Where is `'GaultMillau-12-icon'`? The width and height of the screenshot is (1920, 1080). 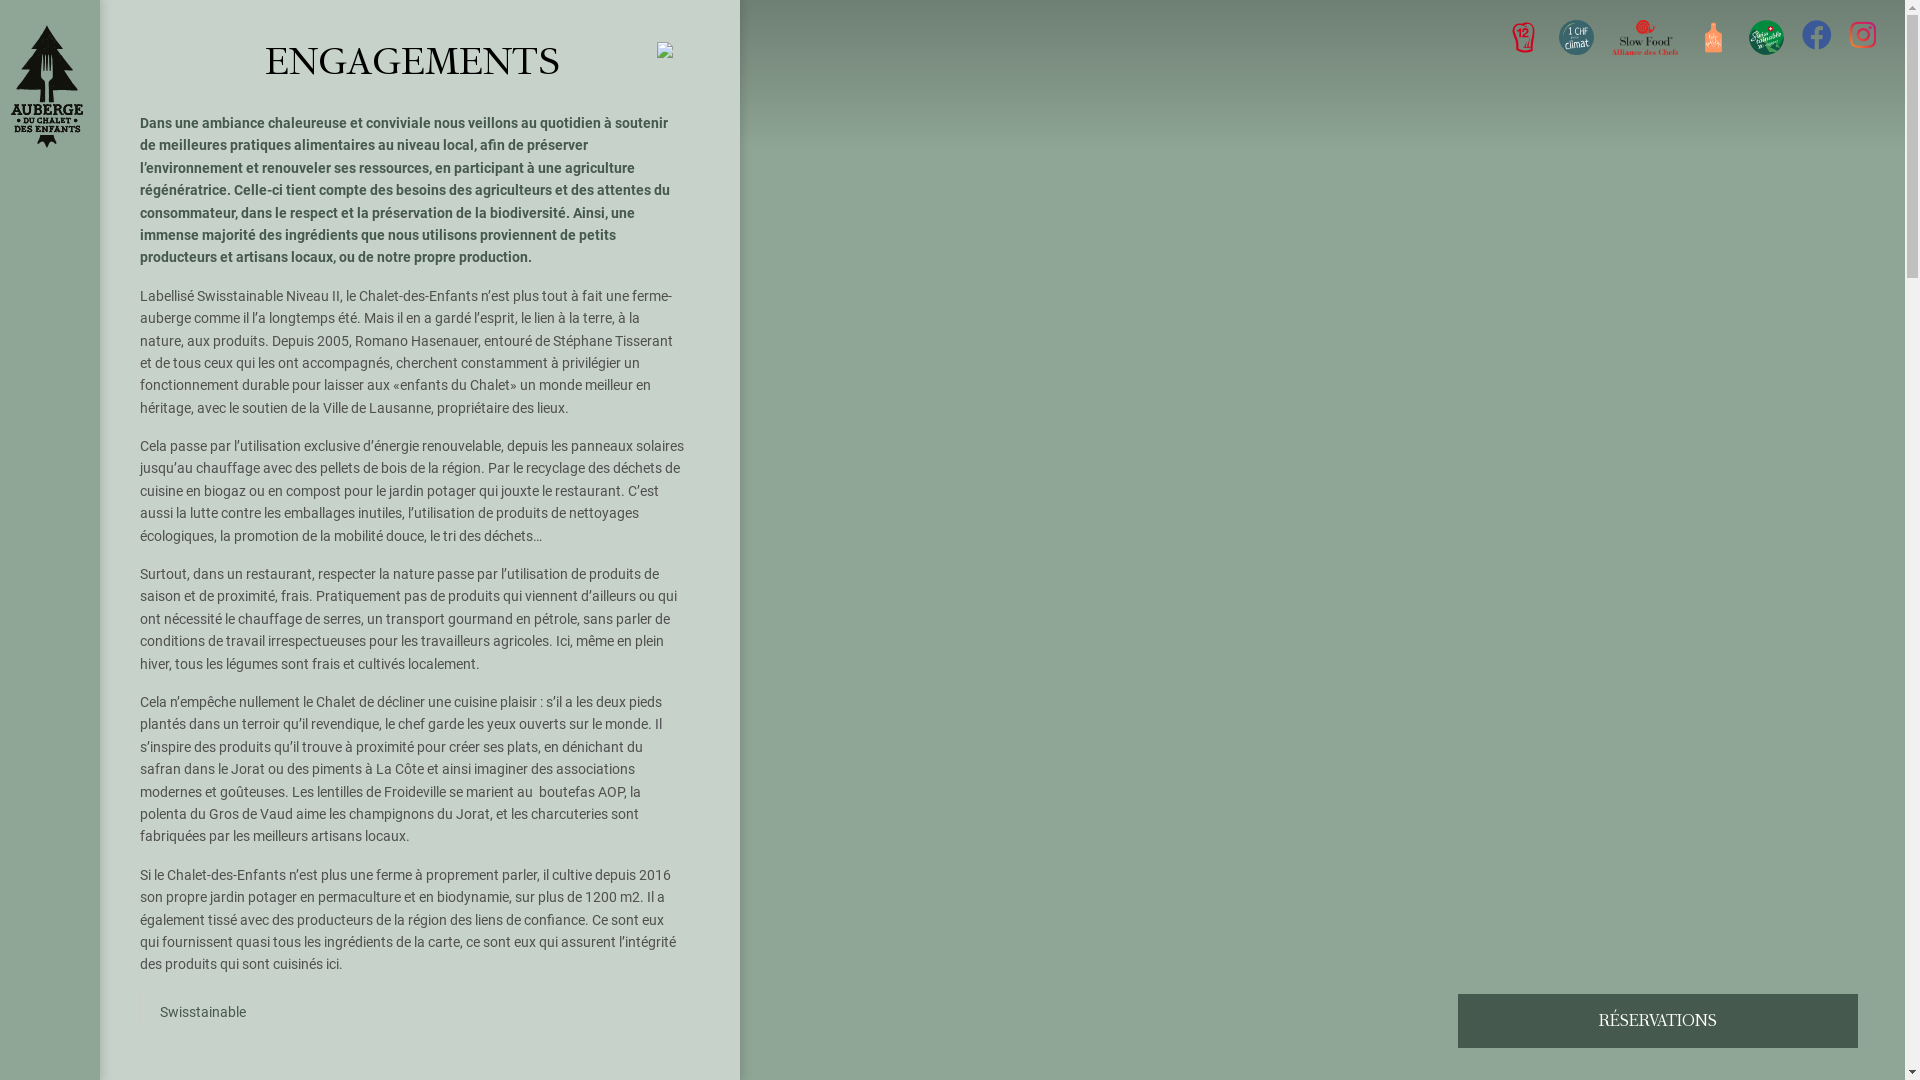
'GaultMillau-12-icon' is located at coordinates (1522, 37).